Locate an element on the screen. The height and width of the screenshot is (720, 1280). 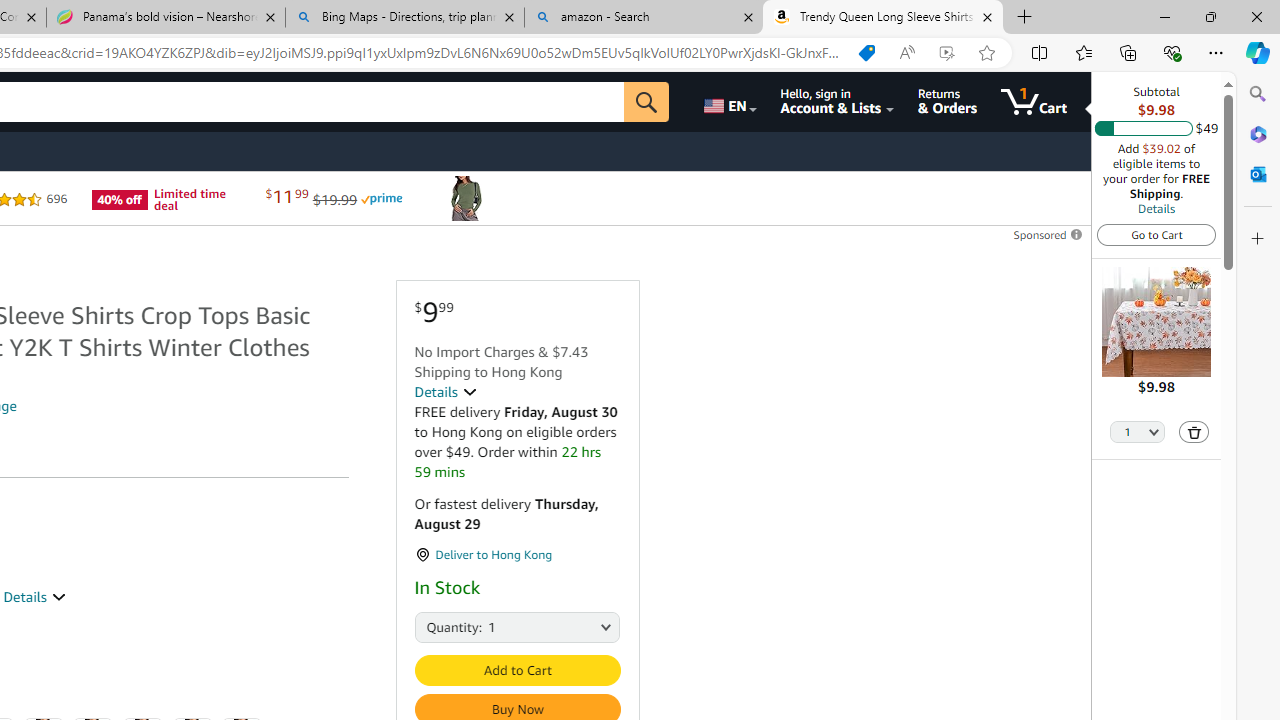
'Add to Cart' is located at coordinates (517, 670).